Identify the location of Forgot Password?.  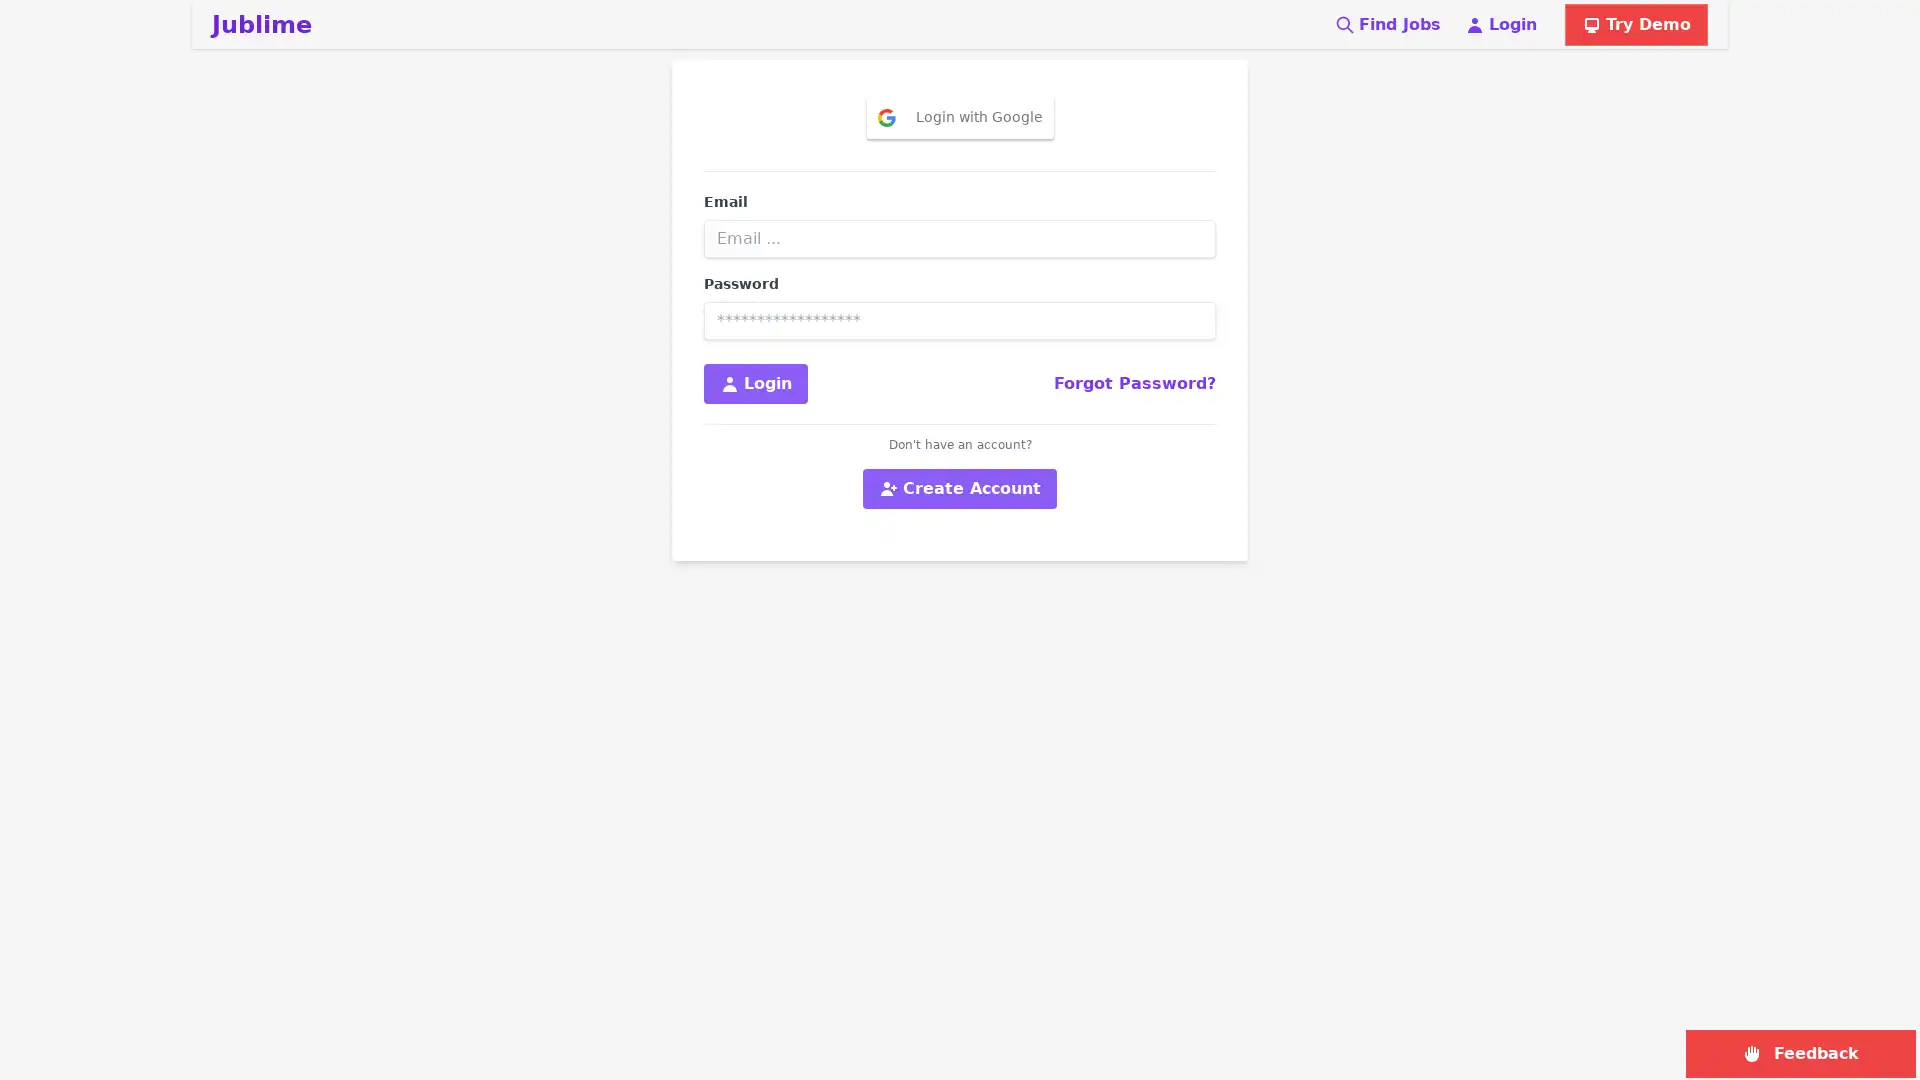
(1134, 384).